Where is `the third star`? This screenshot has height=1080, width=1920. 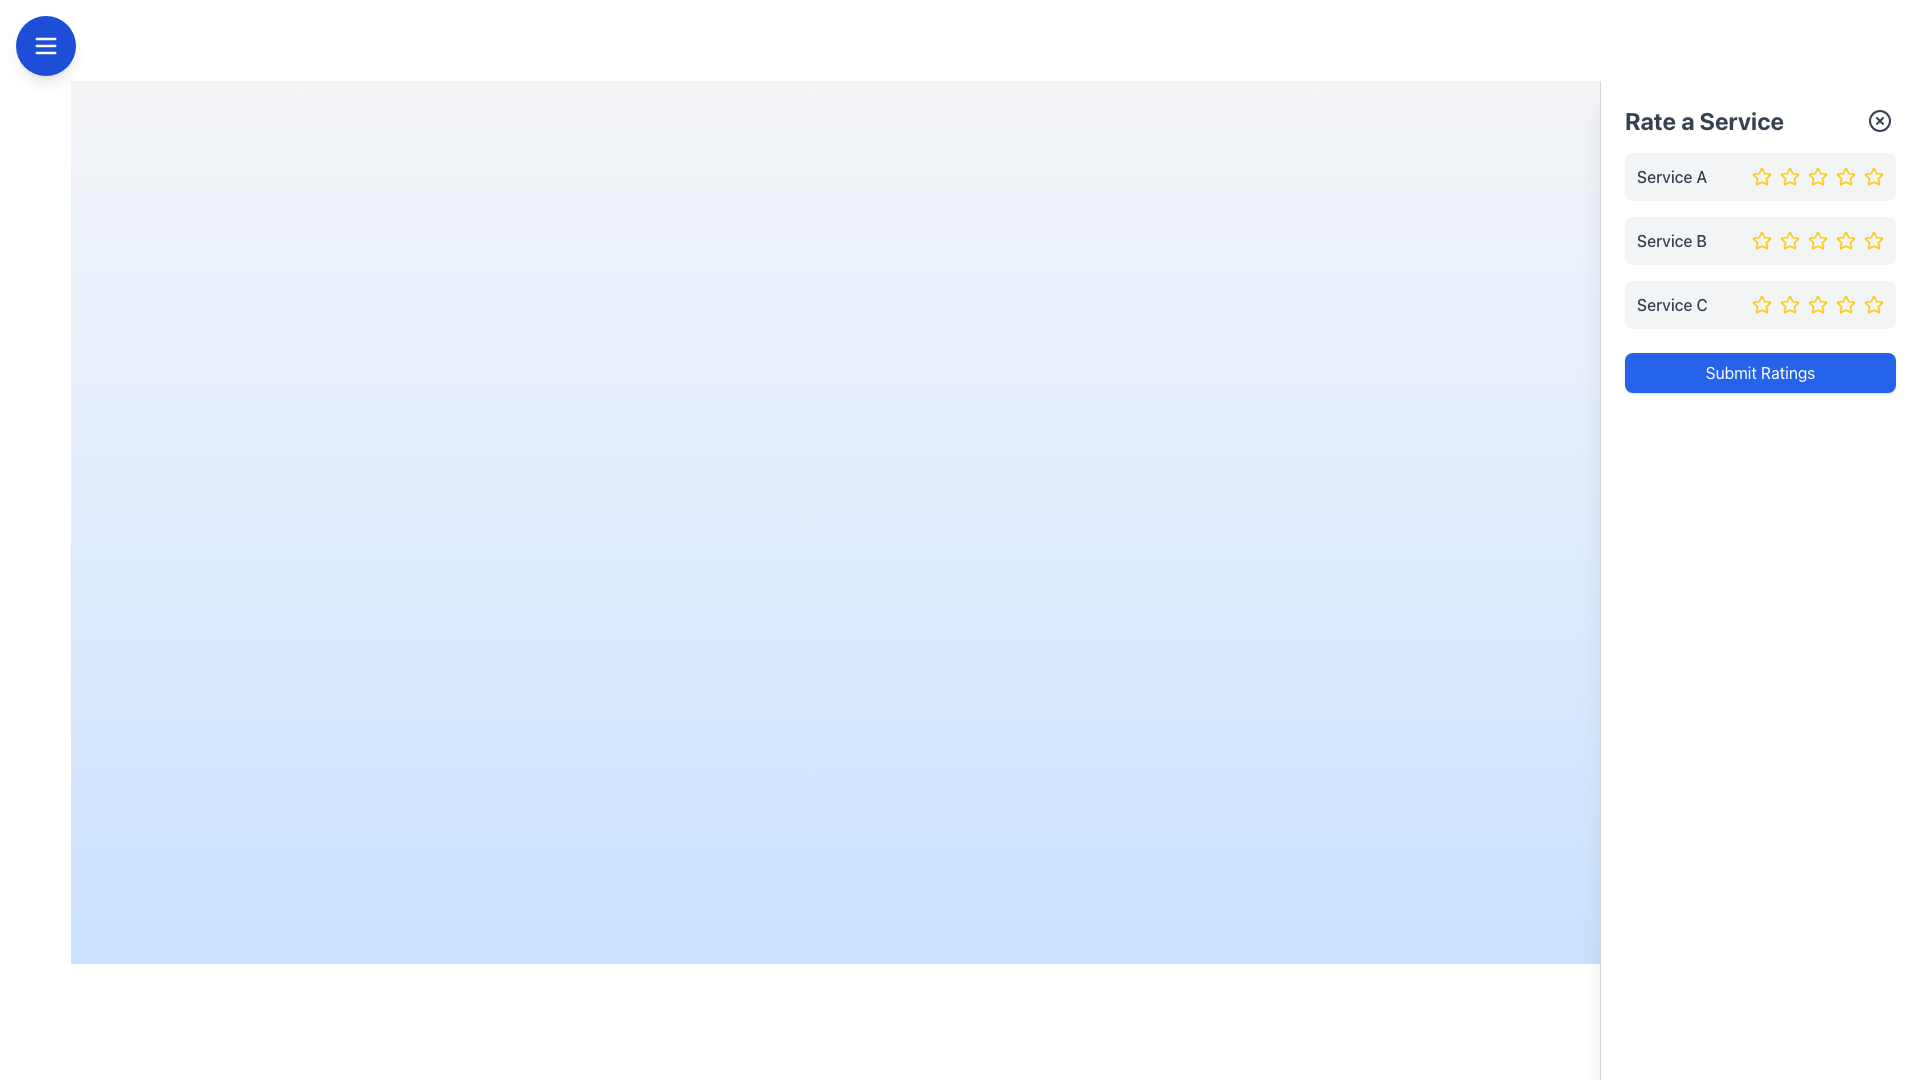 the third star is located at coordinates (1790, 304).